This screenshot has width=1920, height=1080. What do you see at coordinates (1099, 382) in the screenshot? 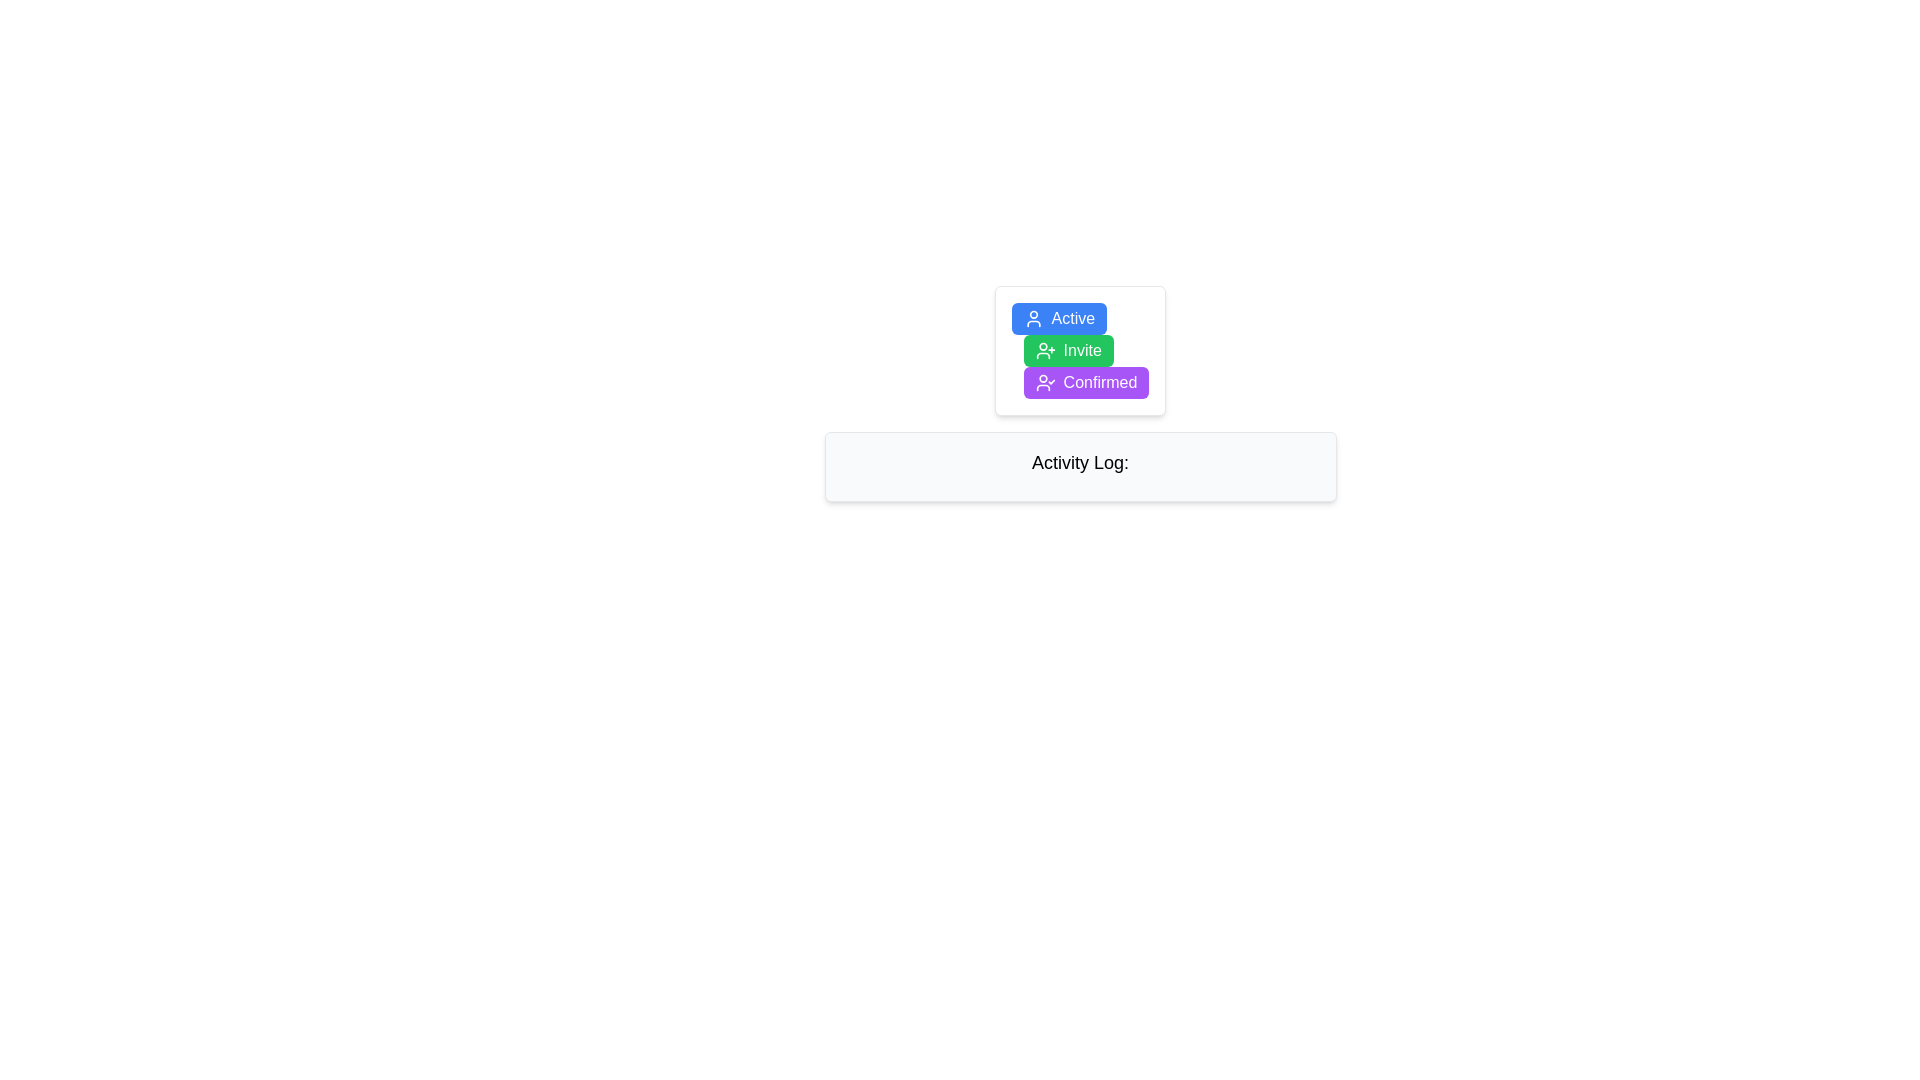
I see `the 'Confirmed' text label, which is a white label with a purple background and rounded corners` at bounding box center [1099, 382].